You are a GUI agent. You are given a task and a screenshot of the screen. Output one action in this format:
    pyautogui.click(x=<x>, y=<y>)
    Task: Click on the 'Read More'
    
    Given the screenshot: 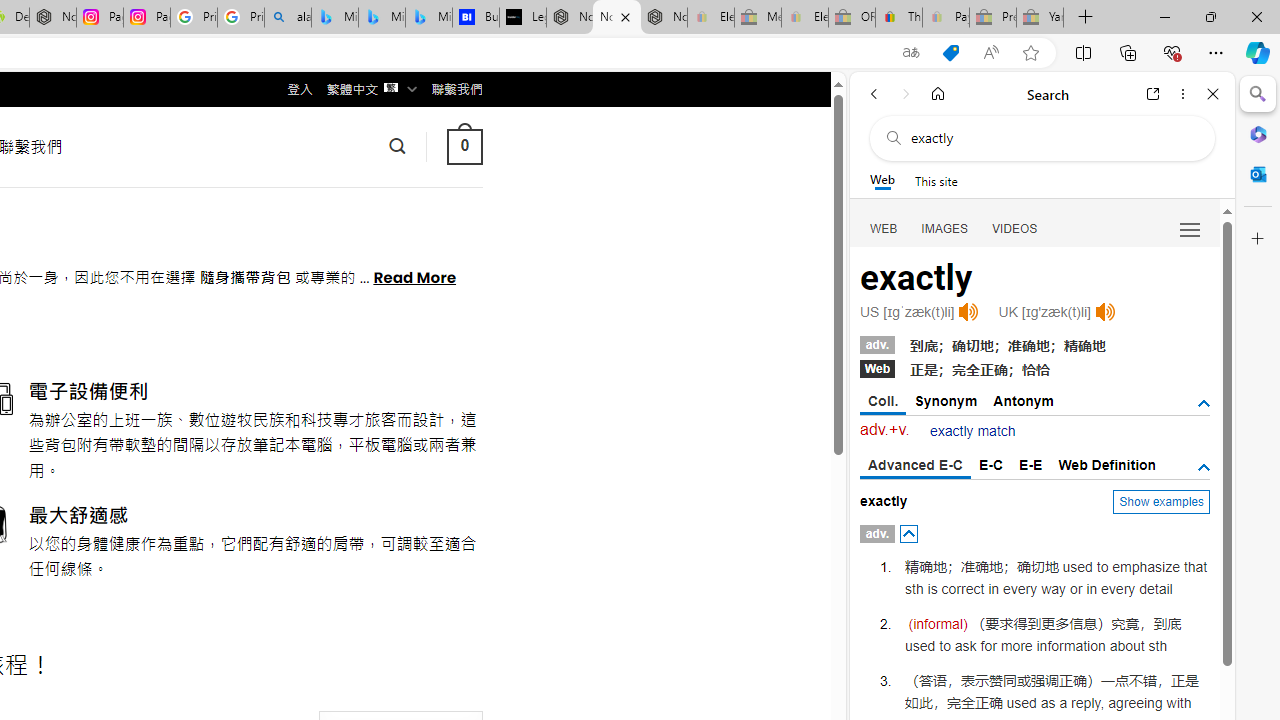 What is the action you would take?
    pyautogui.click(x=413, y=276)
    